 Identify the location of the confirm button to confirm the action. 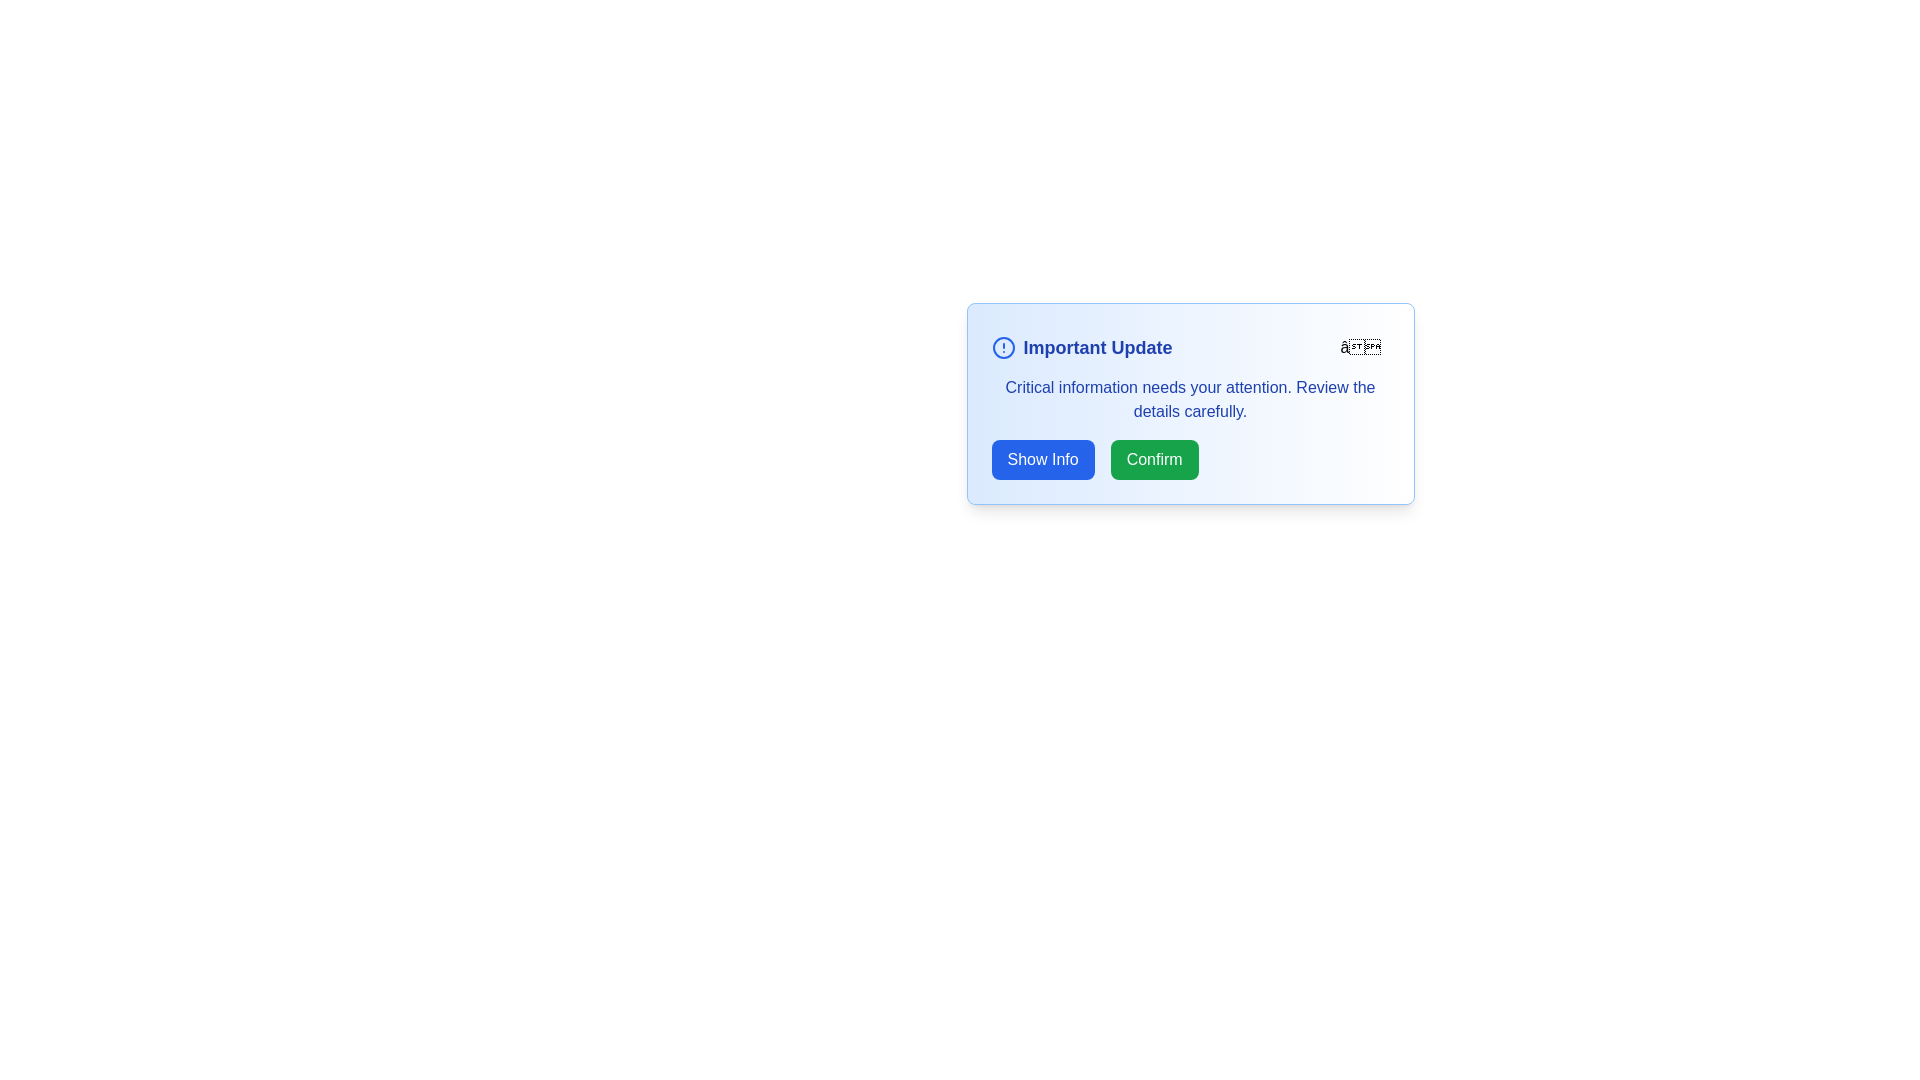
(1154, 459).